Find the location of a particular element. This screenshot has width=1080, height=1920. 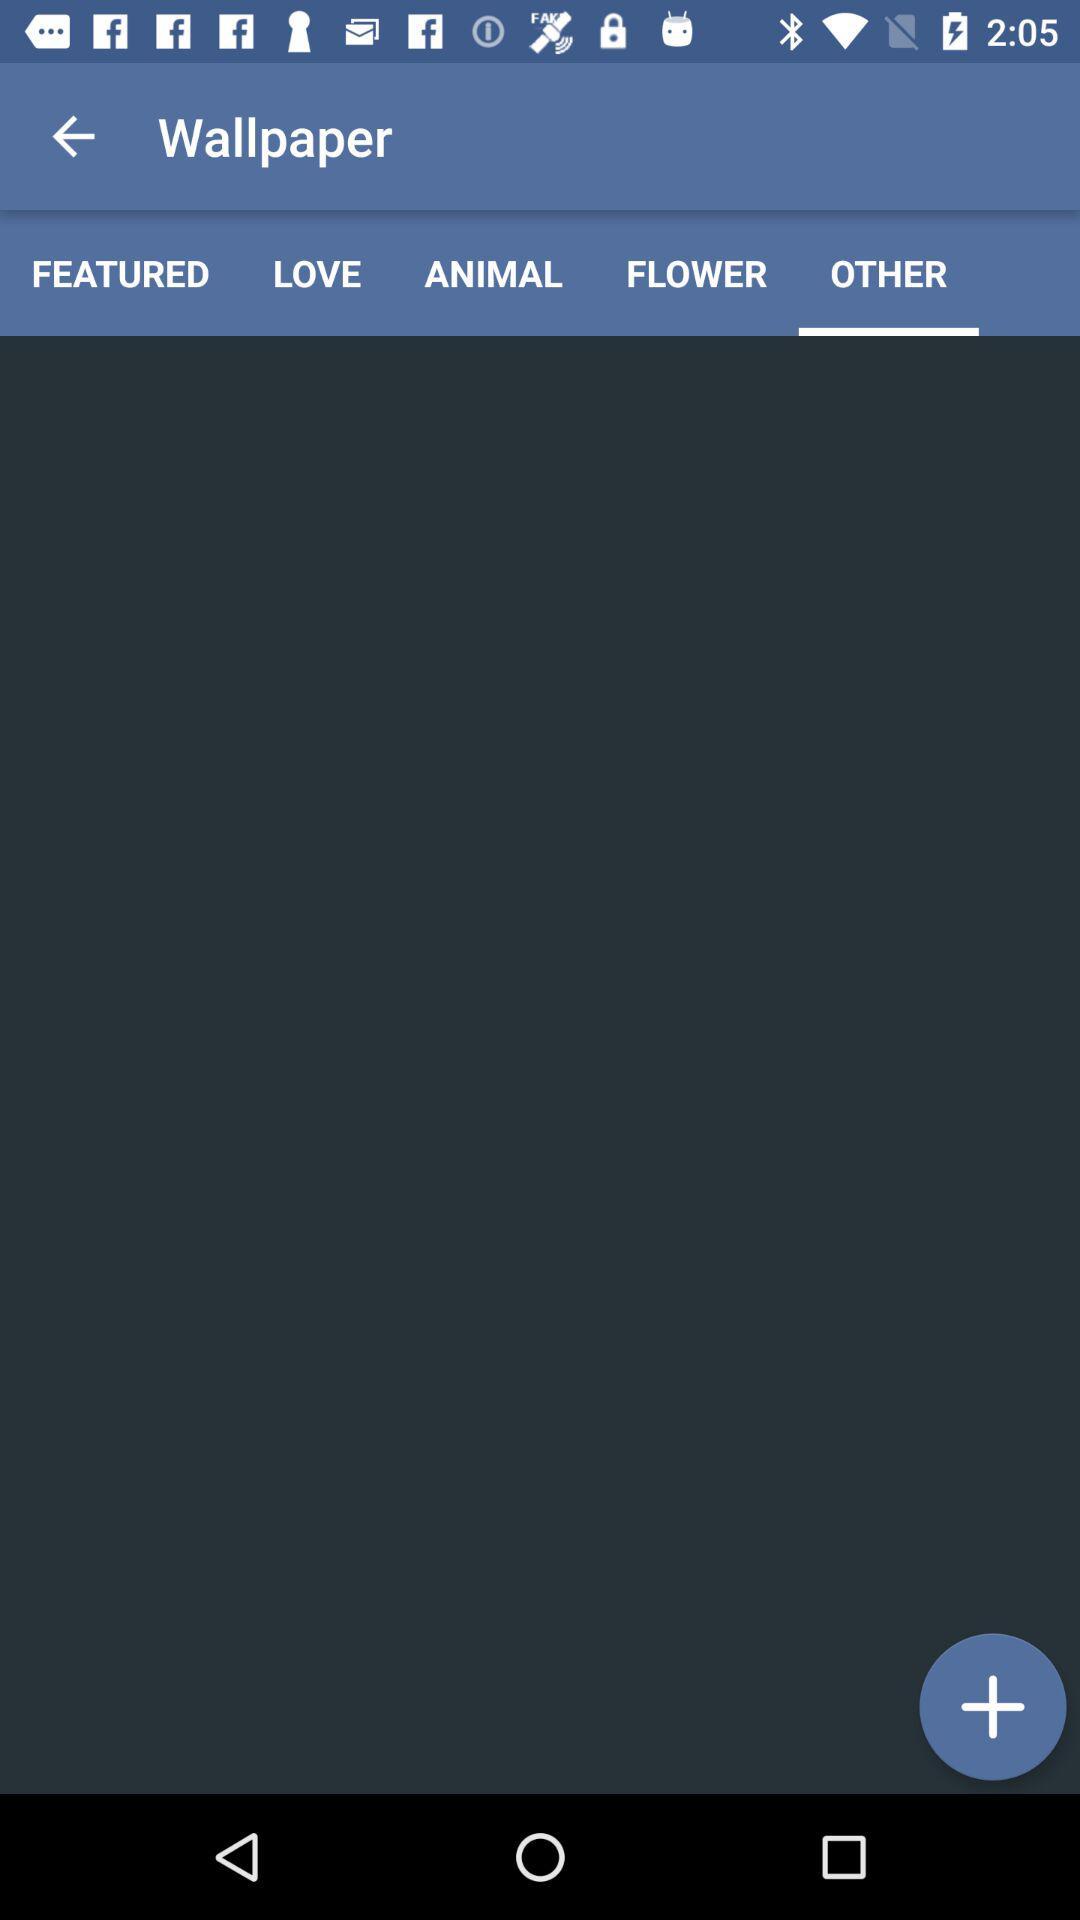

icon to the left of the love icon is located at coordinates (120, 272).